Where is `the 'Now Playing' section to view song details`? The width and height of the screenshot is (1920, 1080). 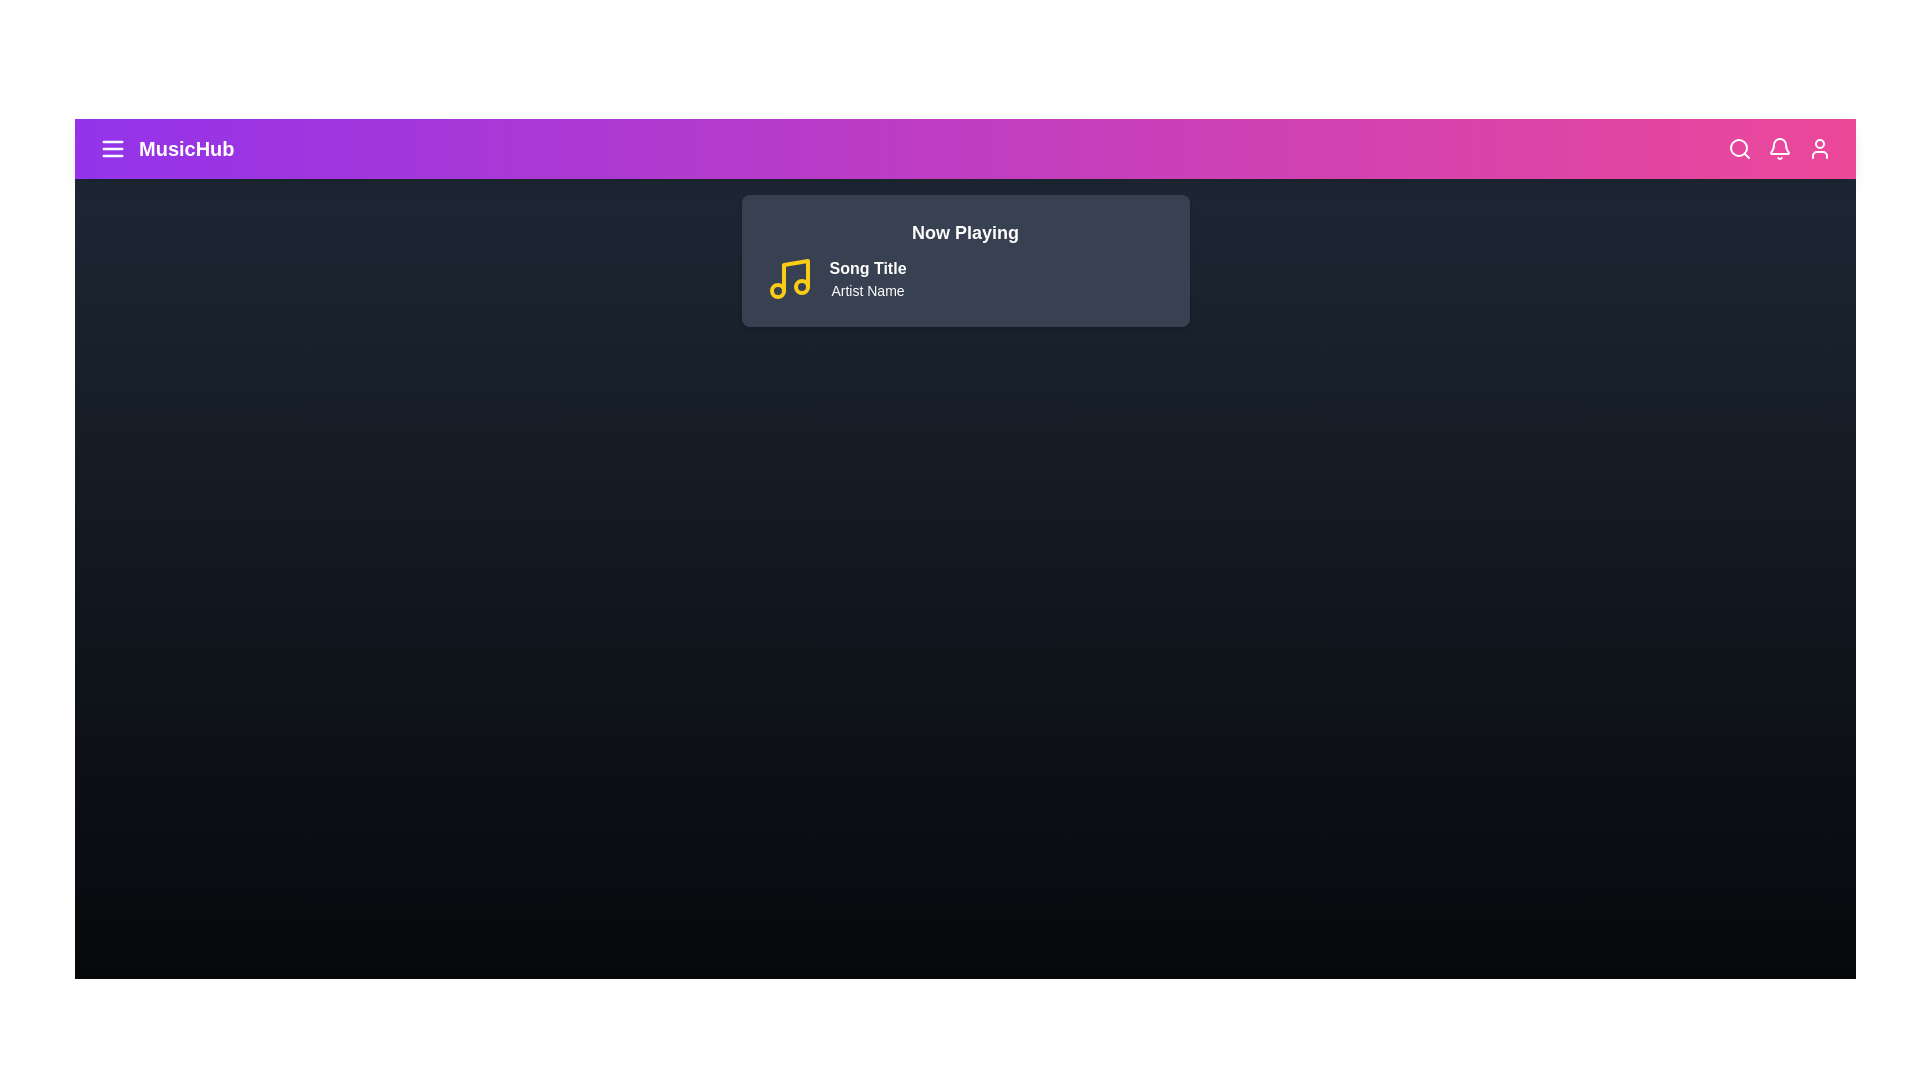 the 'Now Playing' section to view song details is located at coordinates (965, 260).